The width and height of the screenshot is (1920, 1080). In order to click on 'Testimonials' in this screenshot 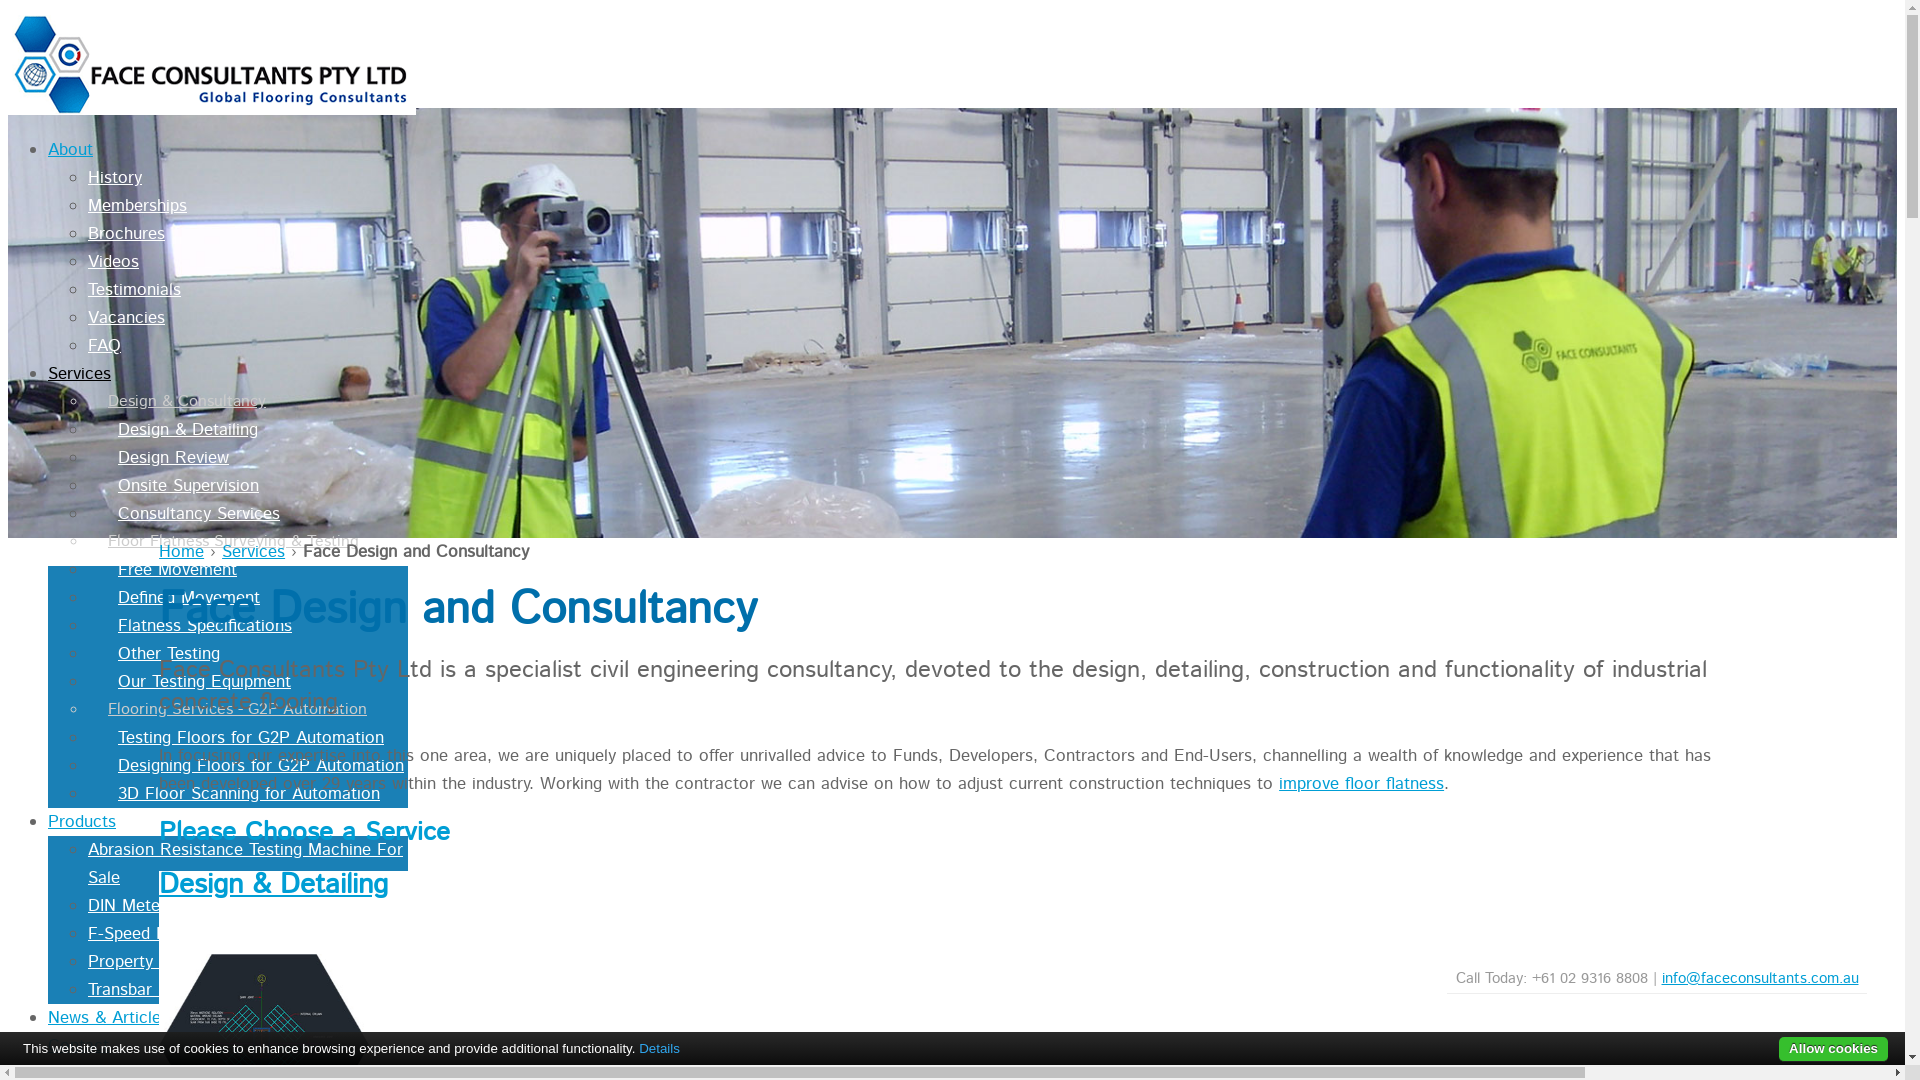, I will do `click(133, 289)`.